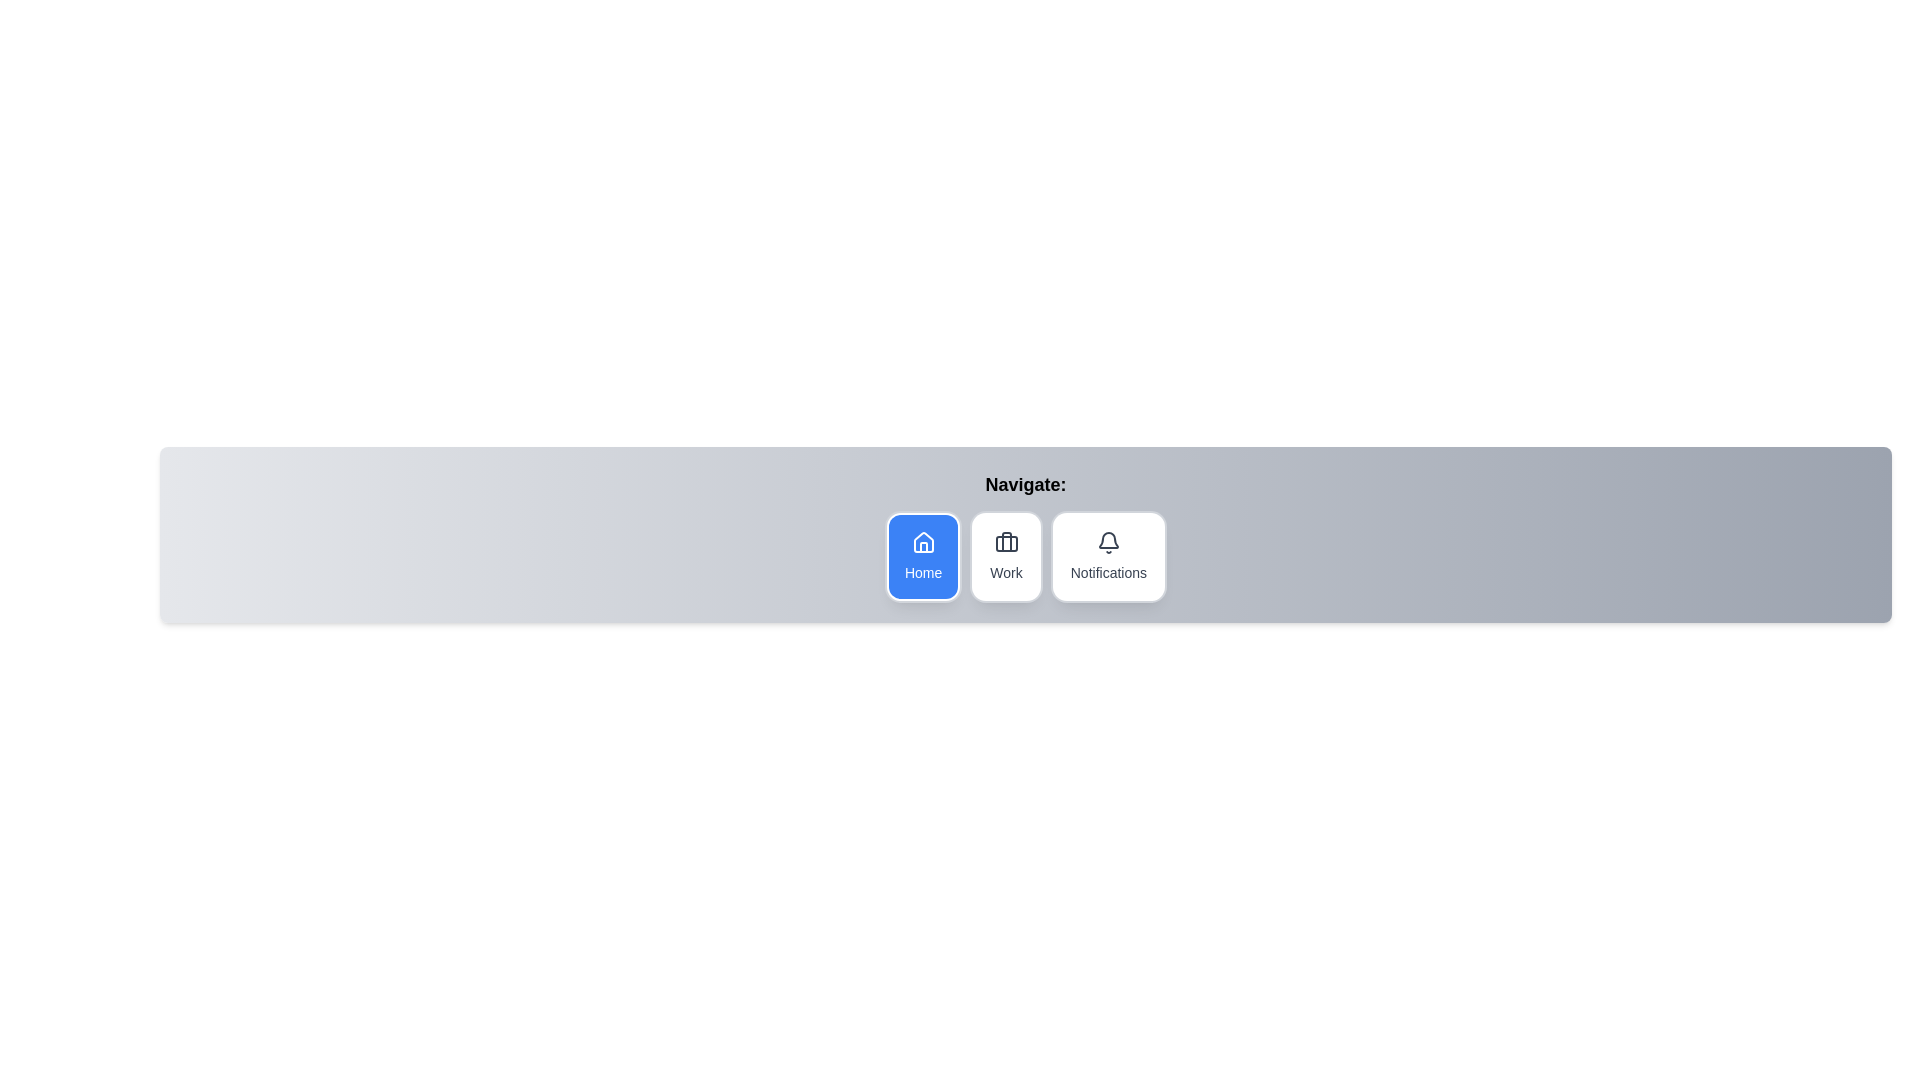 Image resolution: width=1920 pixels, height=1080 pixels. What do you see at coordinates (922, 556) in the screenshot?
I see `the icon corresponding to Home` at bounding box center [922, 556].